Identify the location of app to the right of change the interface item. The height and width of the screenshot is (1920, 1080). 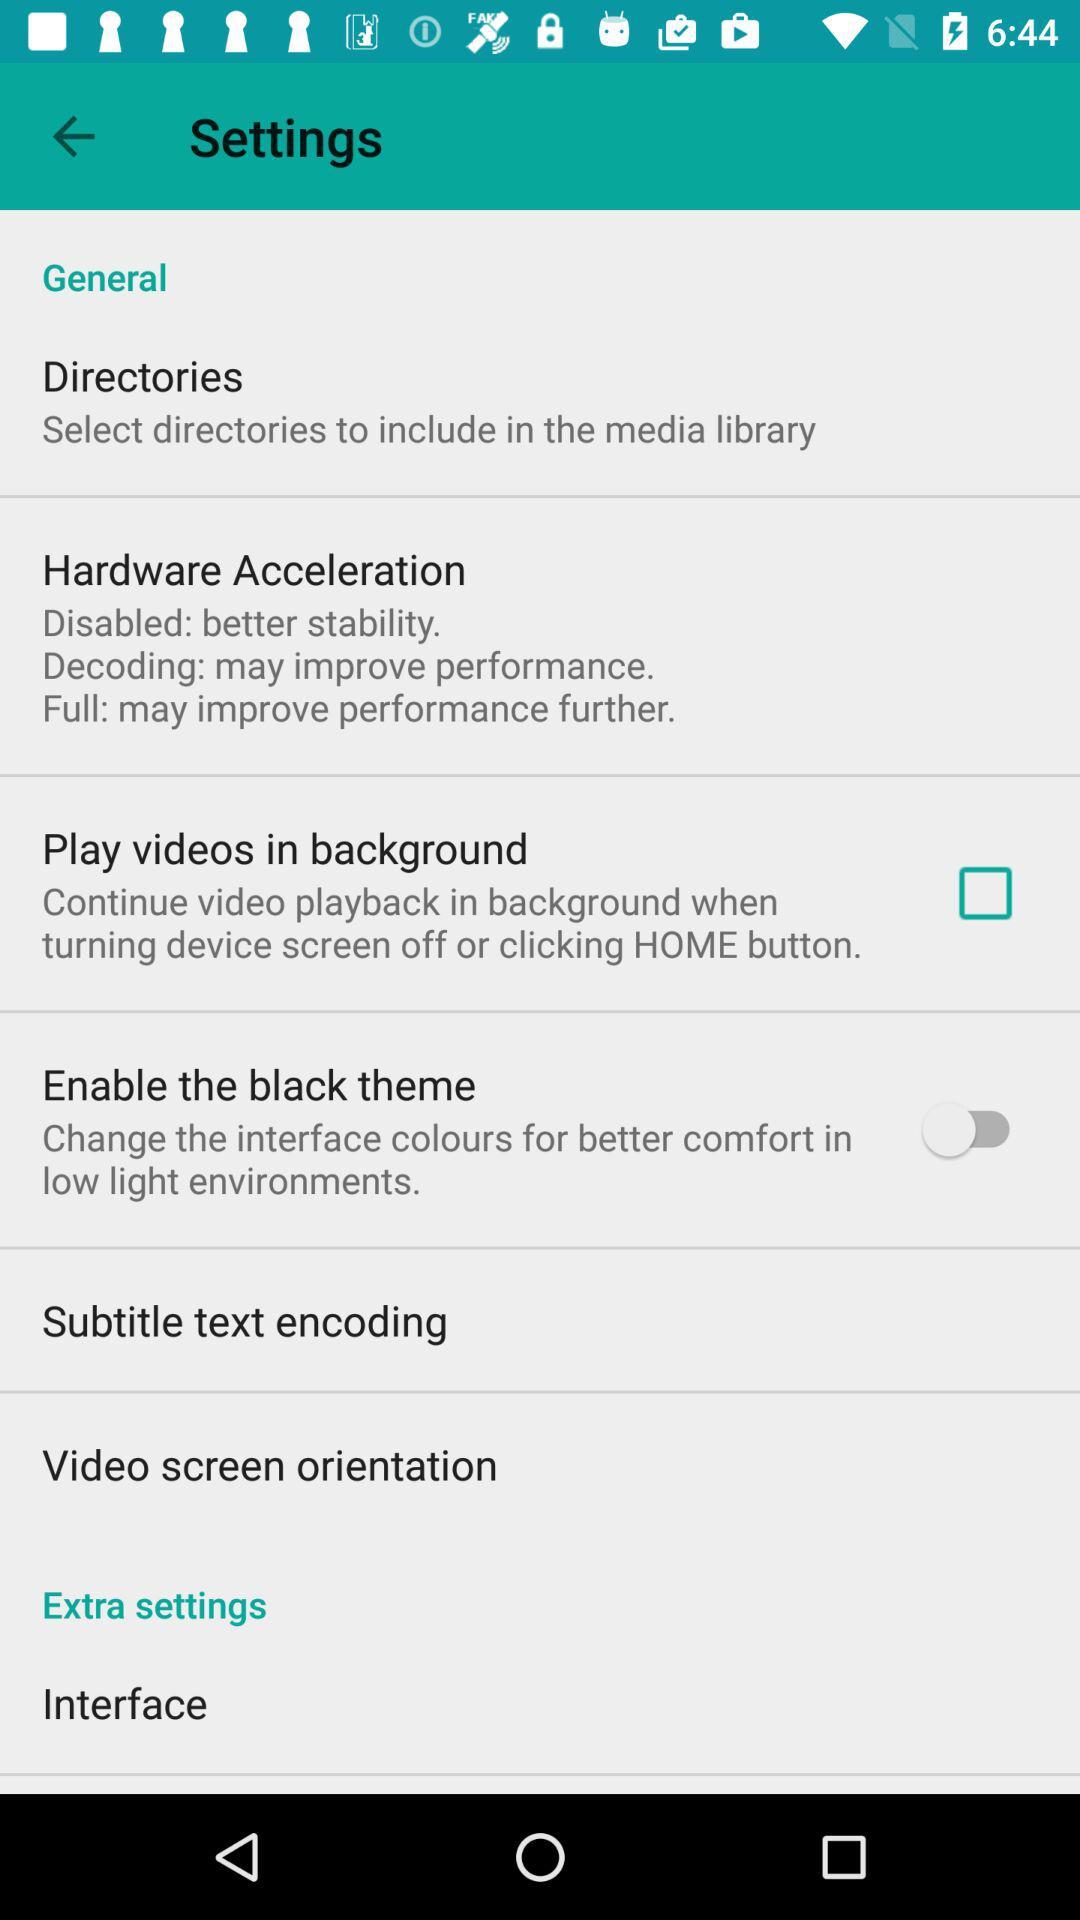
(974, 1129).